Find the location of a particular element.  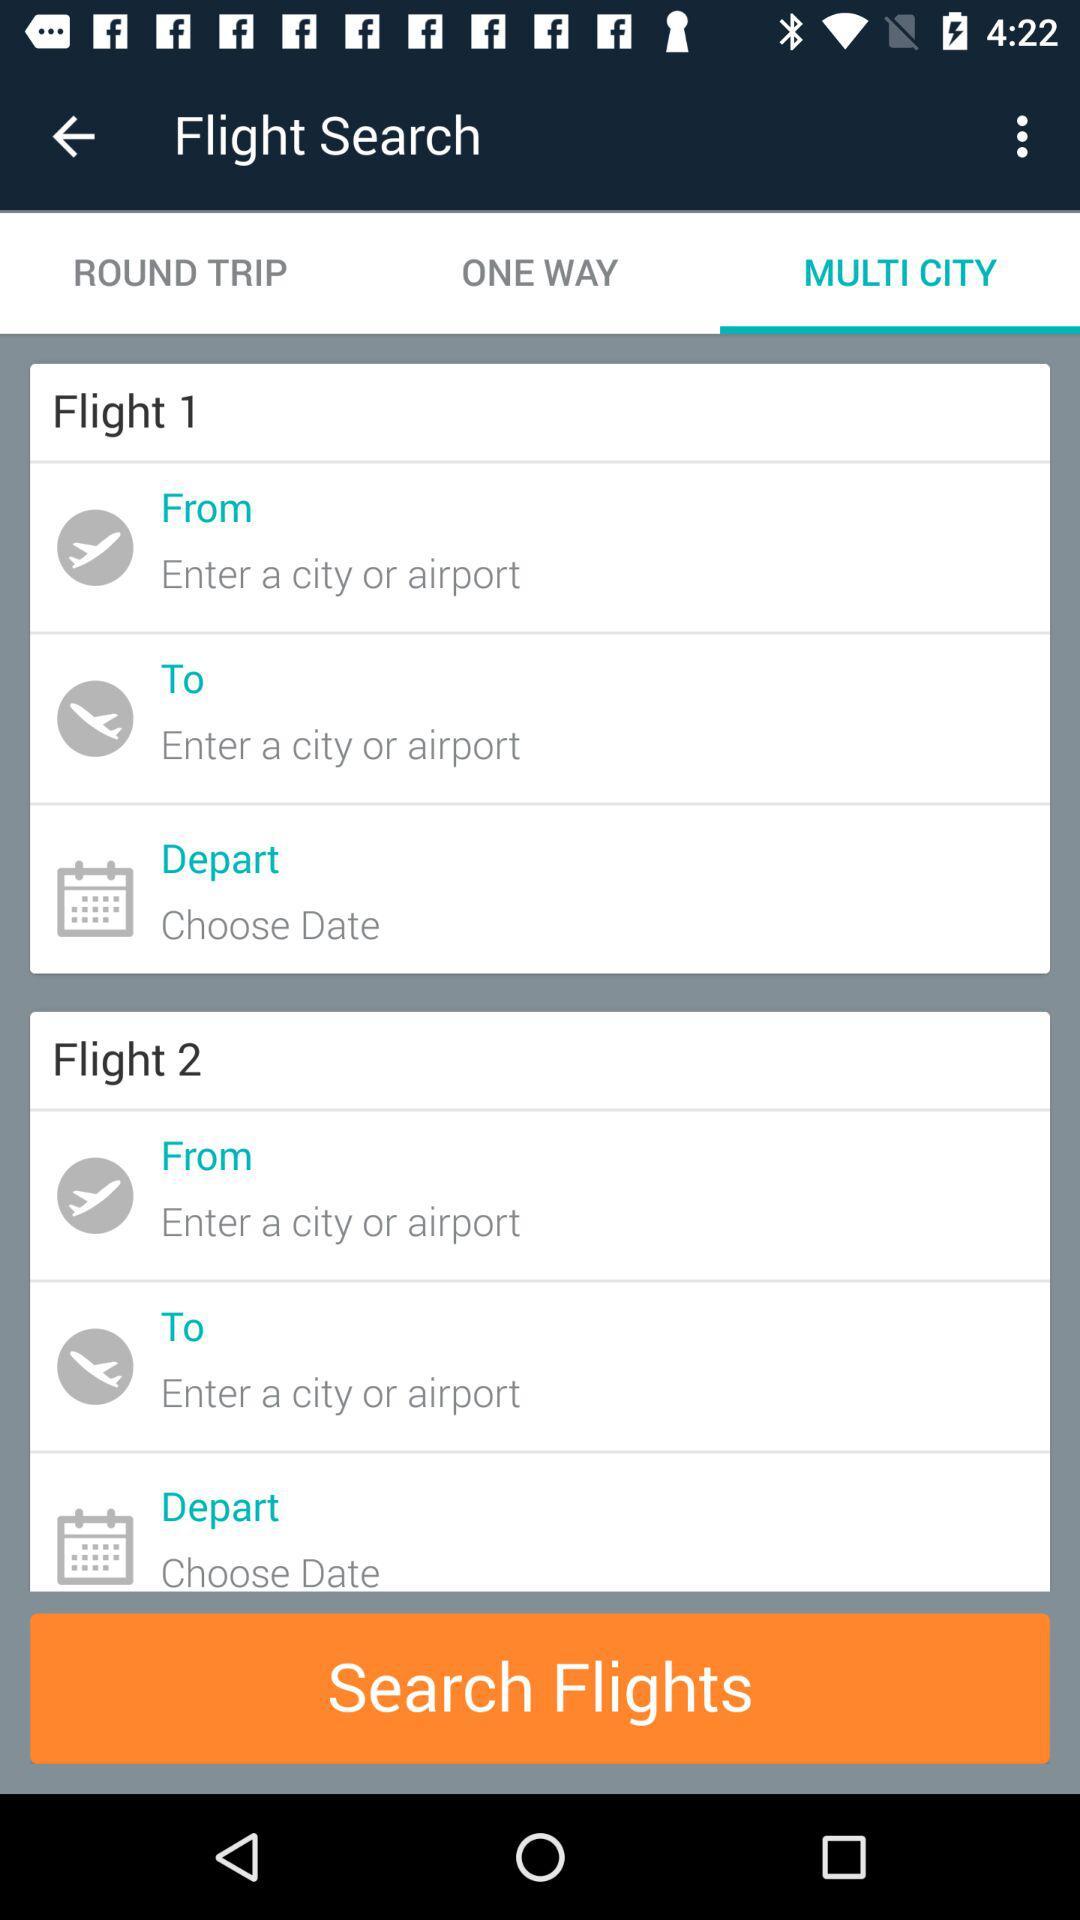

three vertical dots in the top right corner of the web page is located at coordinates (1027, 136).